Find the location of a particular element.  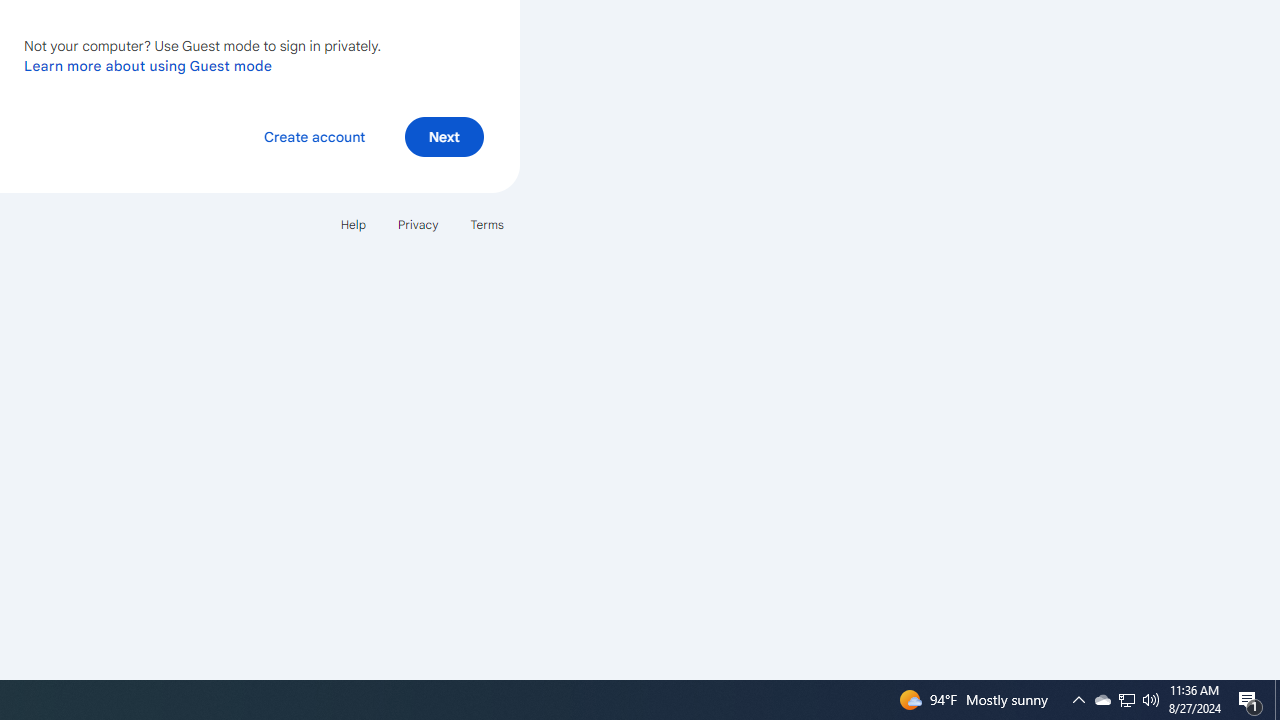

'Create account' is located at coordinates (313, 135).